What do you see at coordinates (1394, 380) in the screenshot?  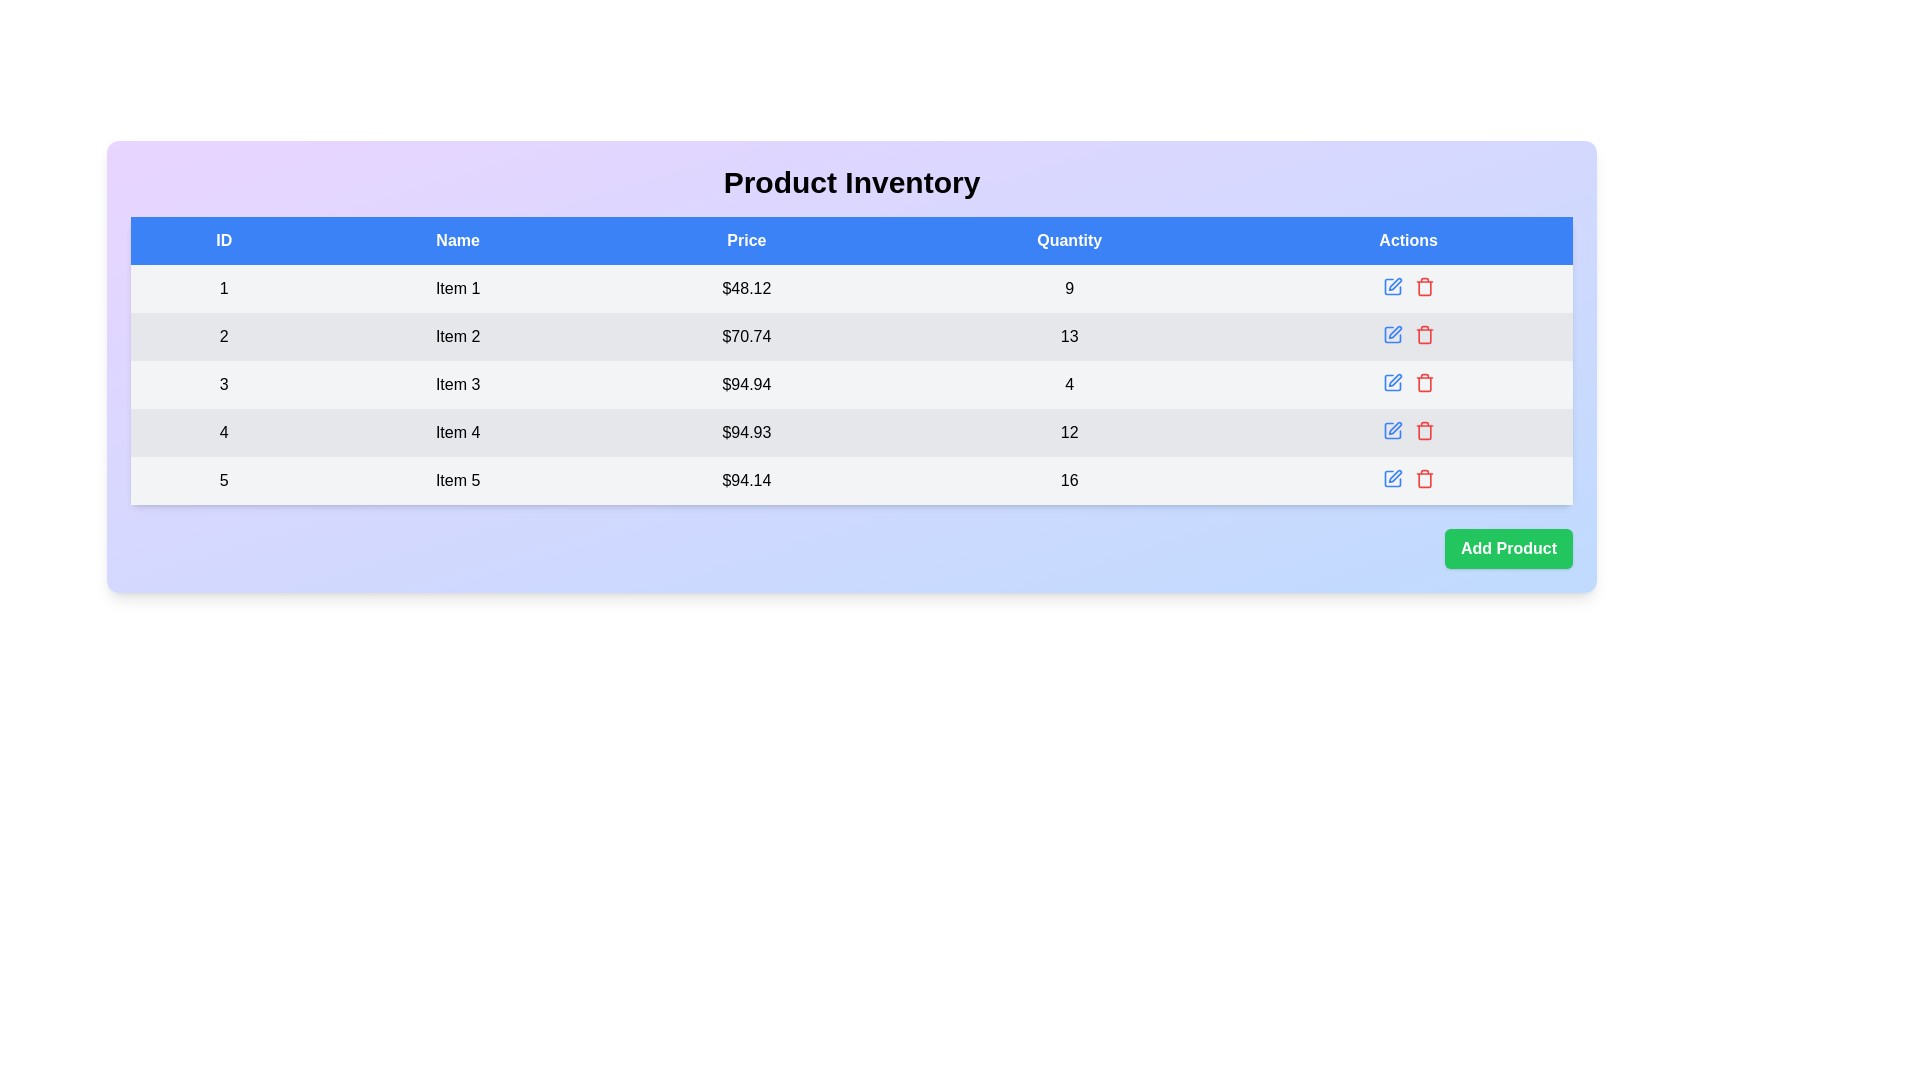 I see `the edit icon button located in the second position of the 'Actions' column in the fourth row to initiate the editing function` at bounding box center [1394, 380].